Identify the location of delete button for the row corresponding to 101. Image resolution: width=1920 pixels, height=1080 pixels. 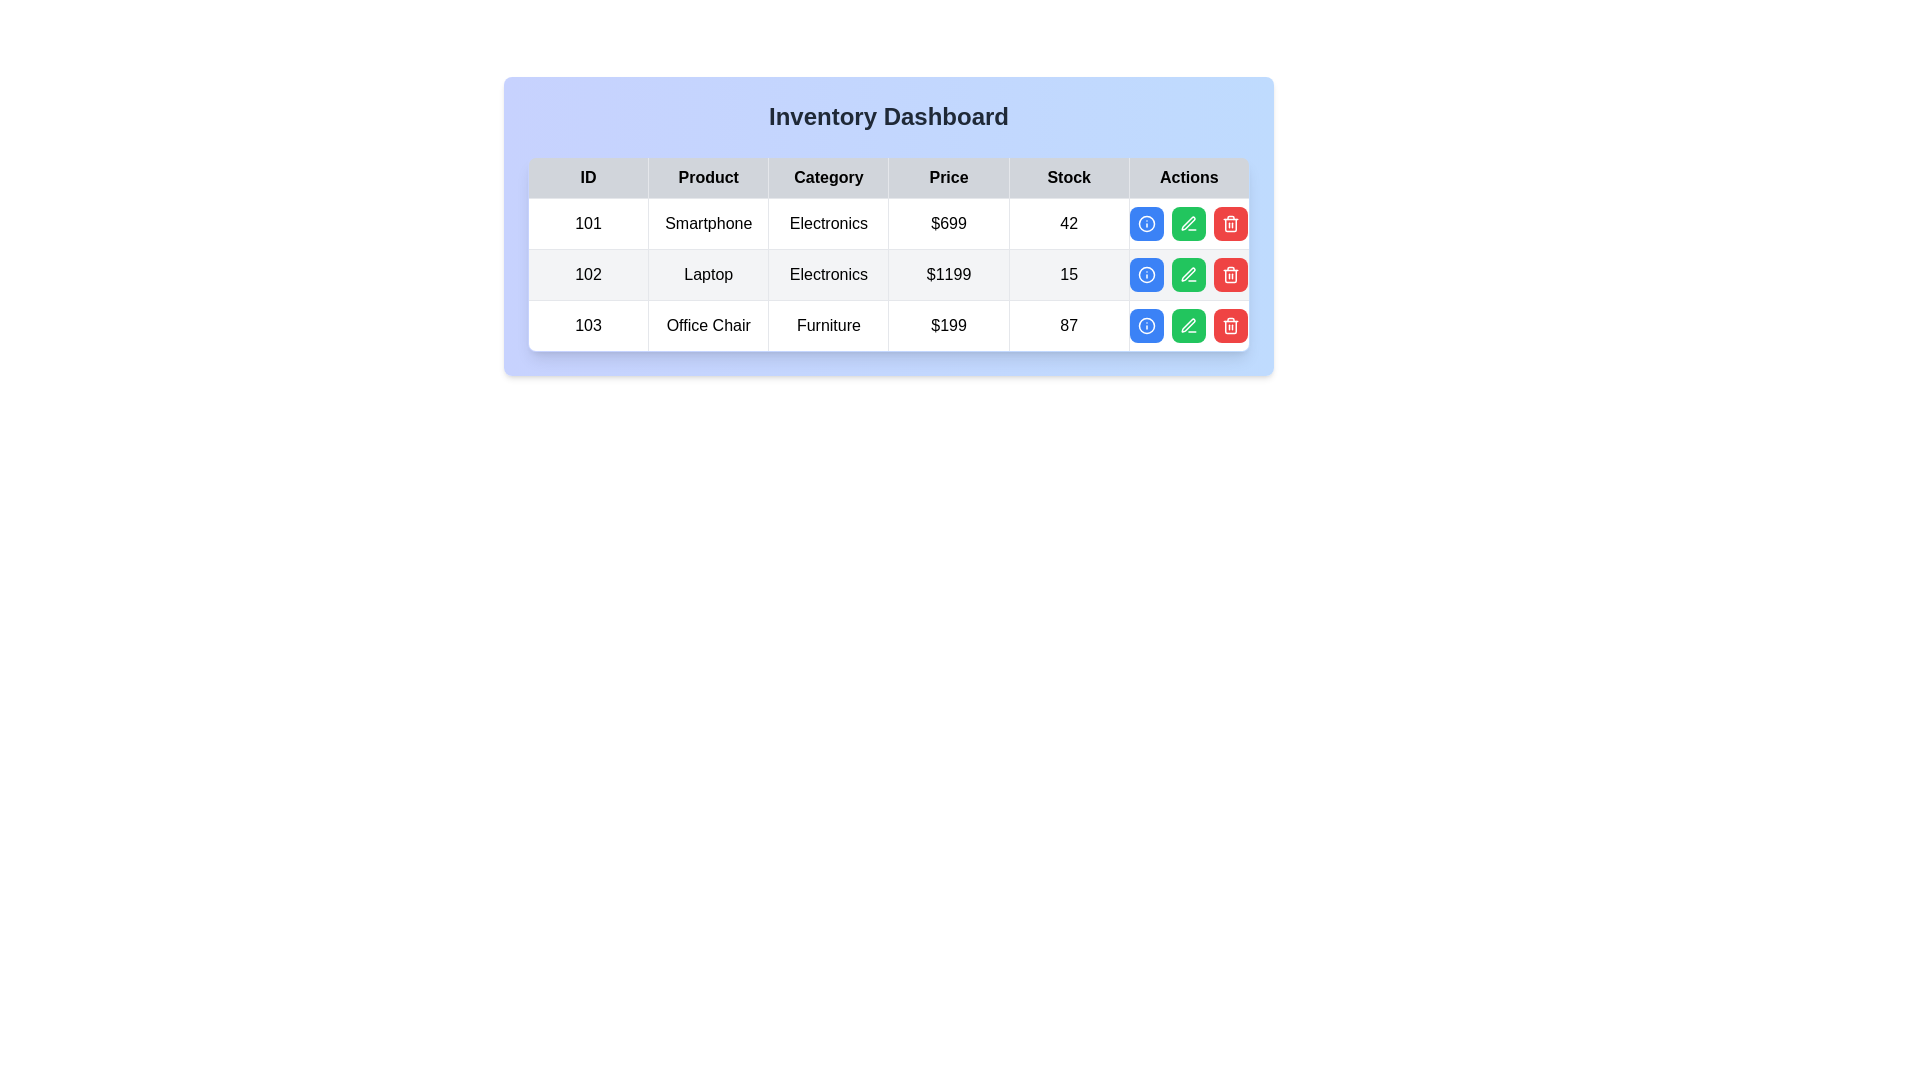
(1230, 223).